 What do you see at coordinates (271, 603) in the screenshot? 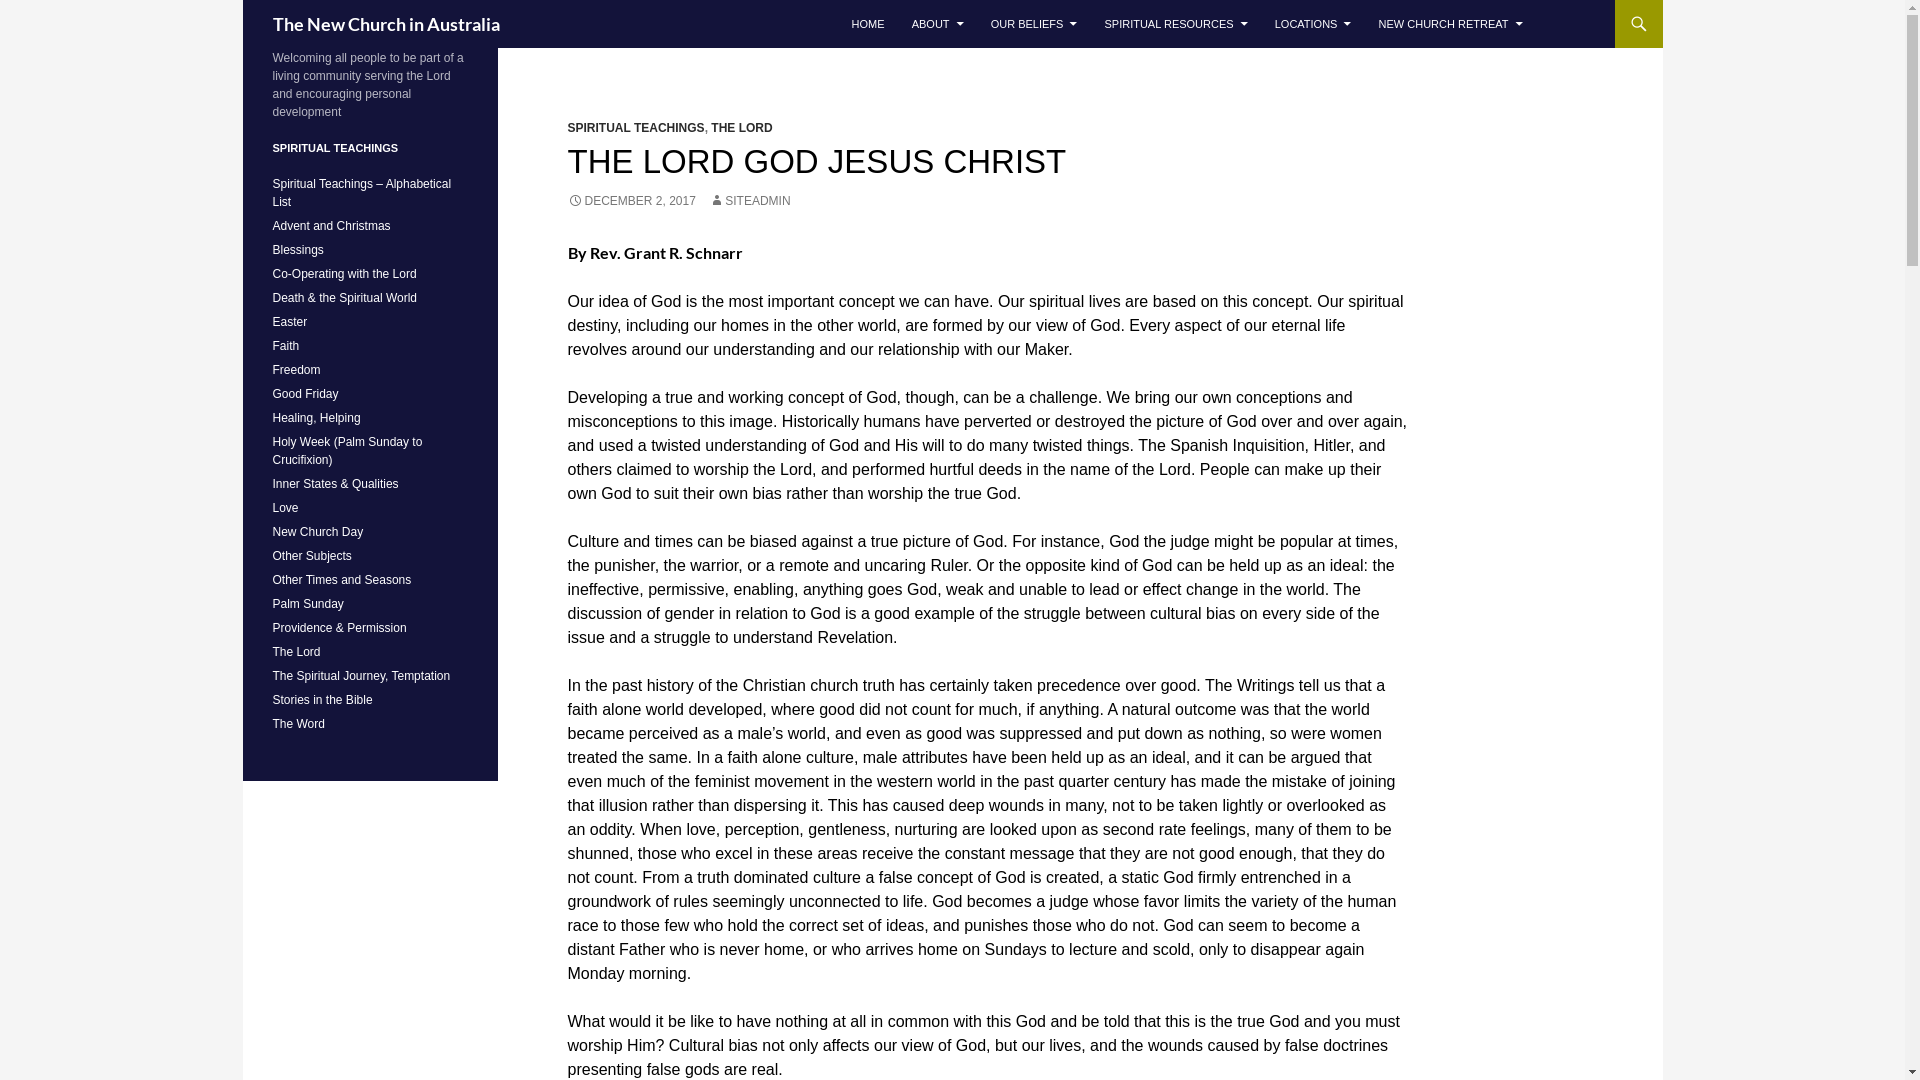
I see `'Palm Sunday'` at bounding box center [271, 603].